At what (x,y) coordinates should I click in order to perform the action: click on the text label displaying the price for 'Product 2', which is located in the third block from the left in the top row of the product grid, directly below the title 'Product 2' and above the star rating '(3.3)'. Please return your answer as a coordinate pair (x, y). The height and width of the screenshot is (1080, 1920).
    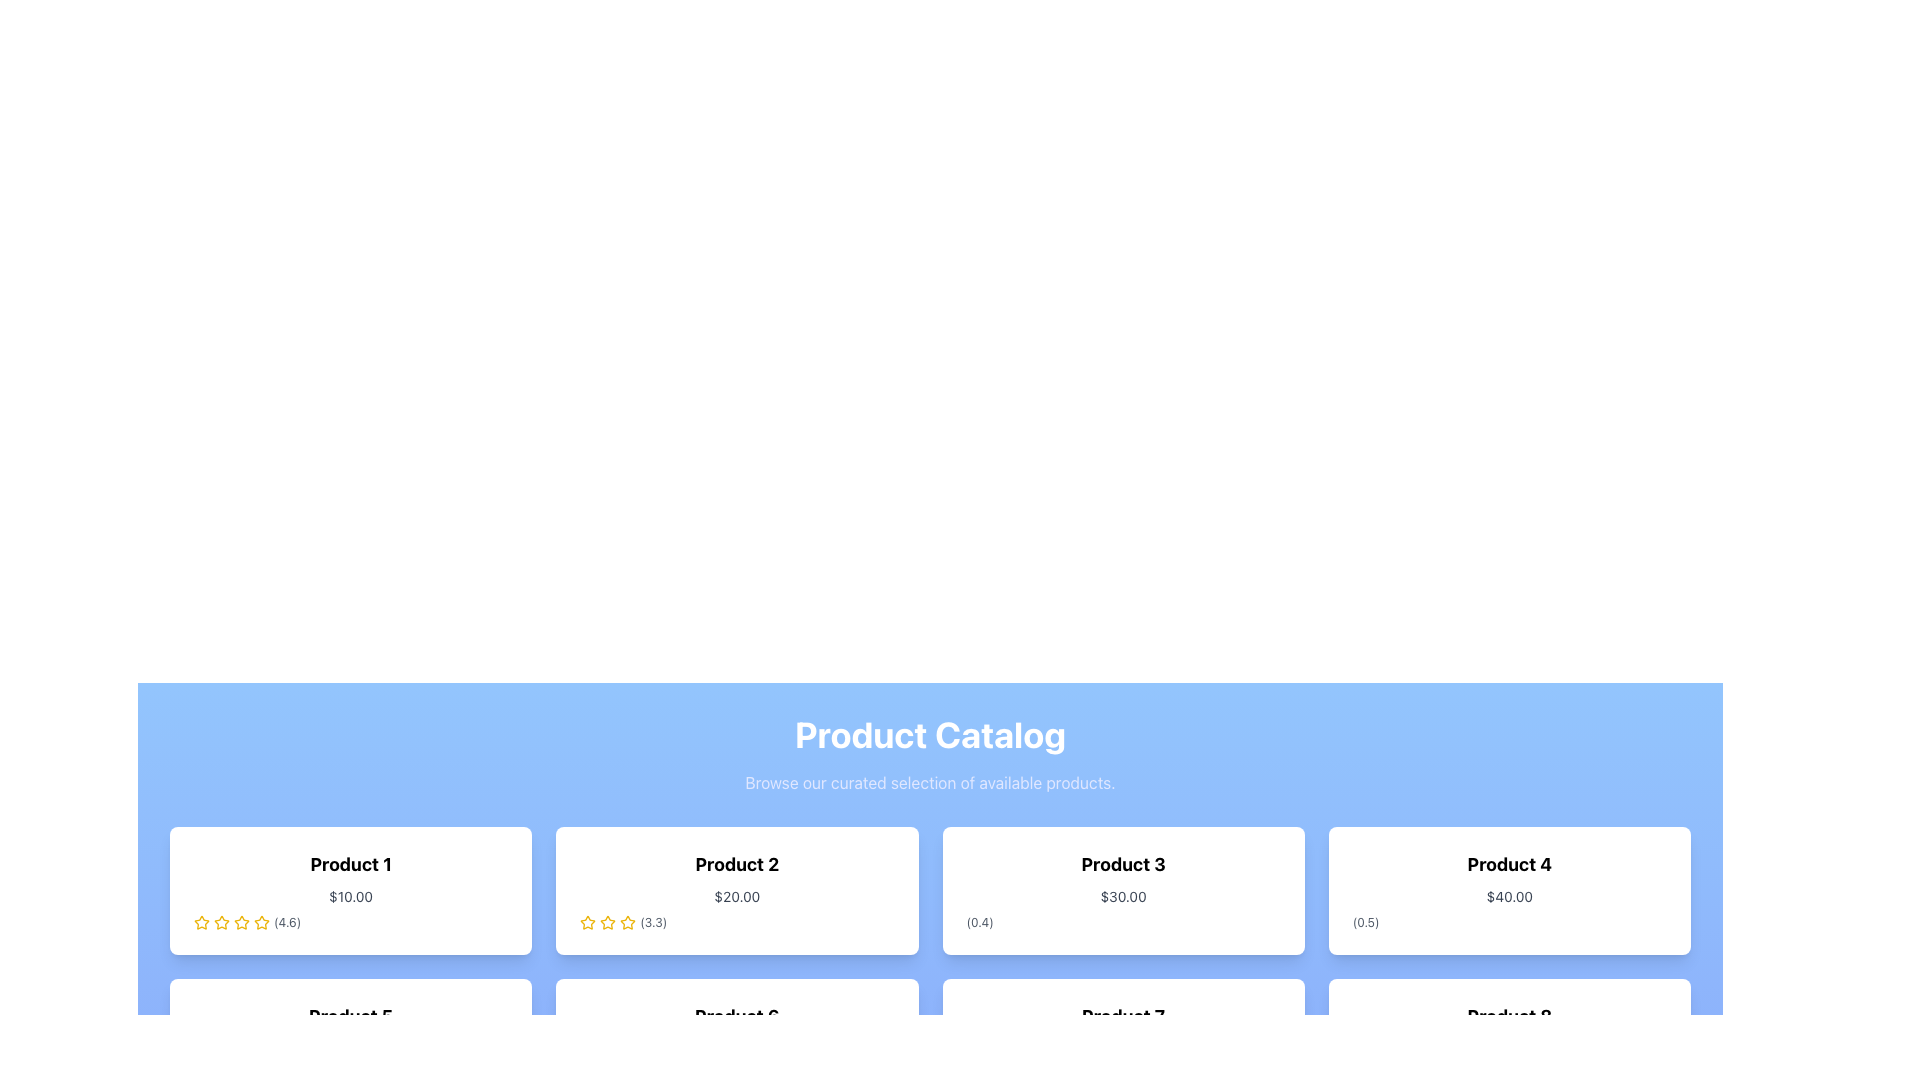
    Looking at the image, I should click on (736, 896).